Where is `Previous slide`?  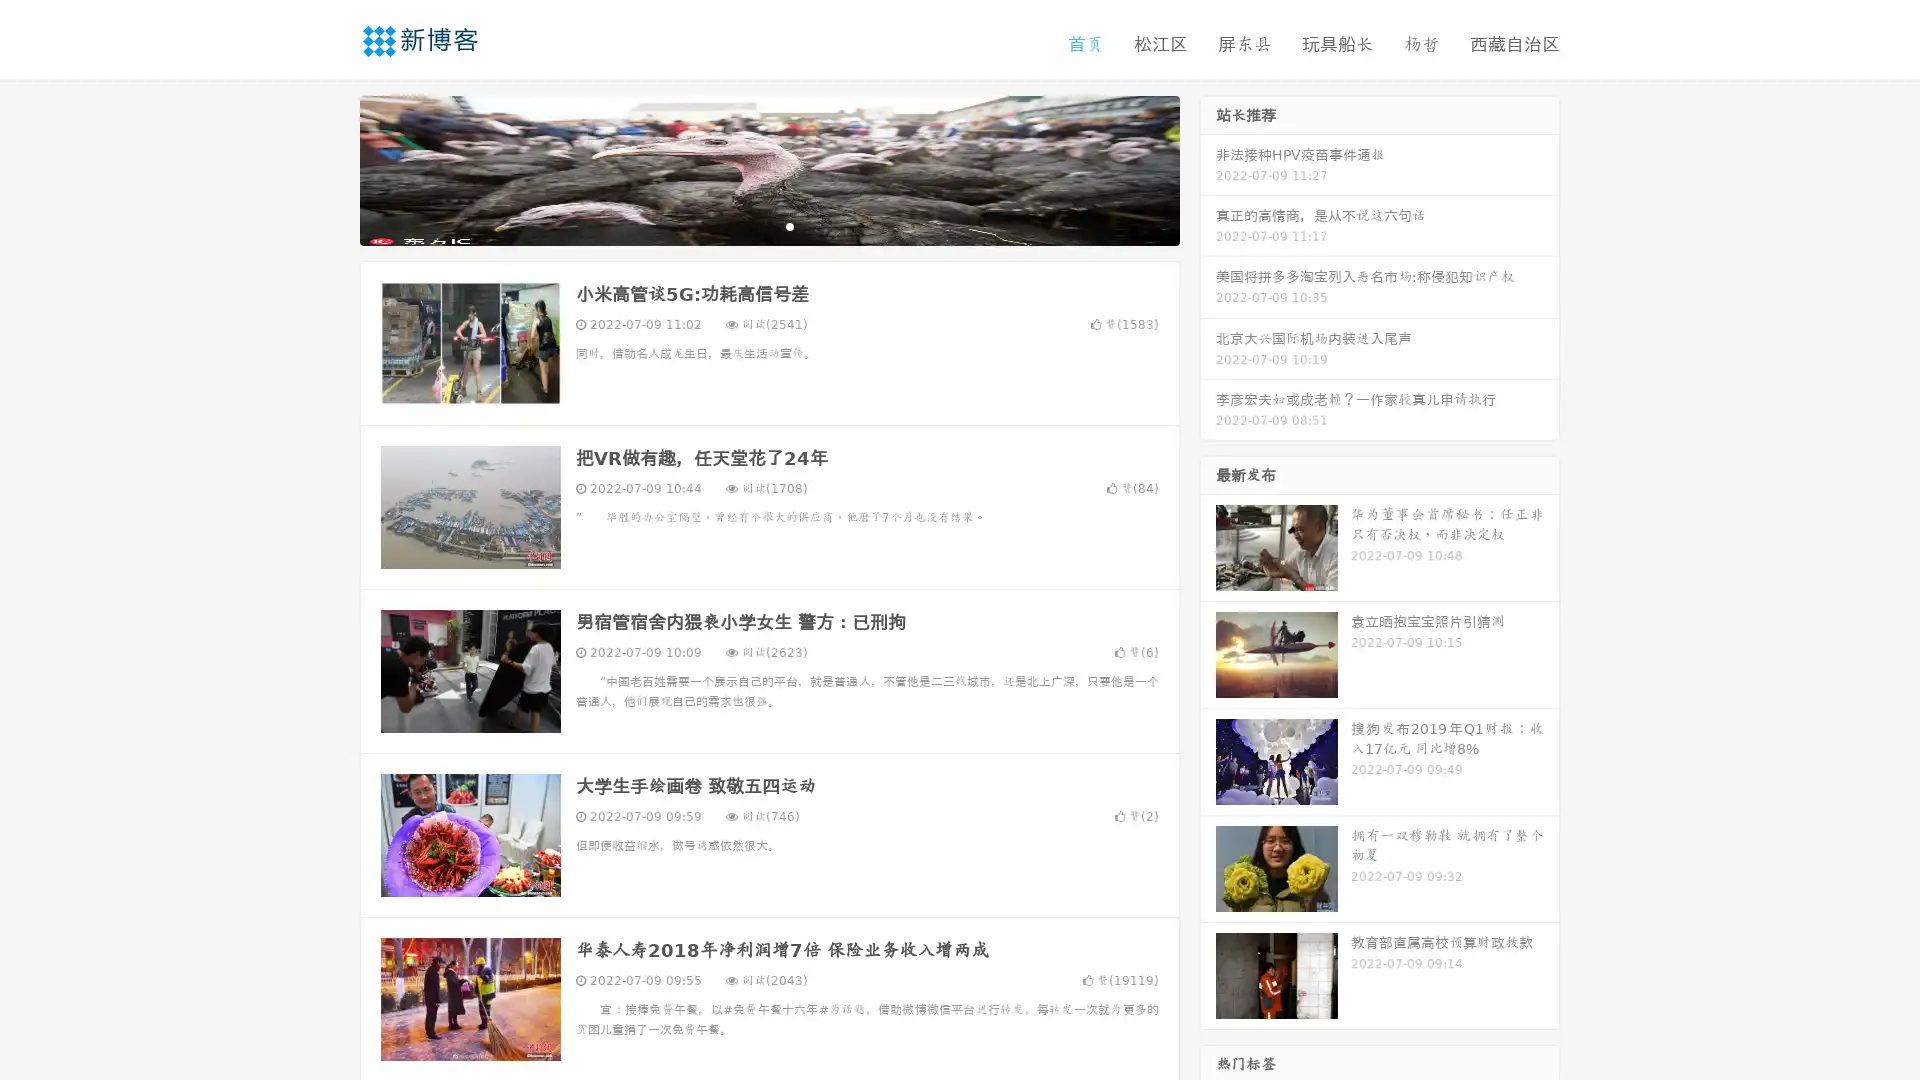
Previous slide is located at coordinates (330, 168).